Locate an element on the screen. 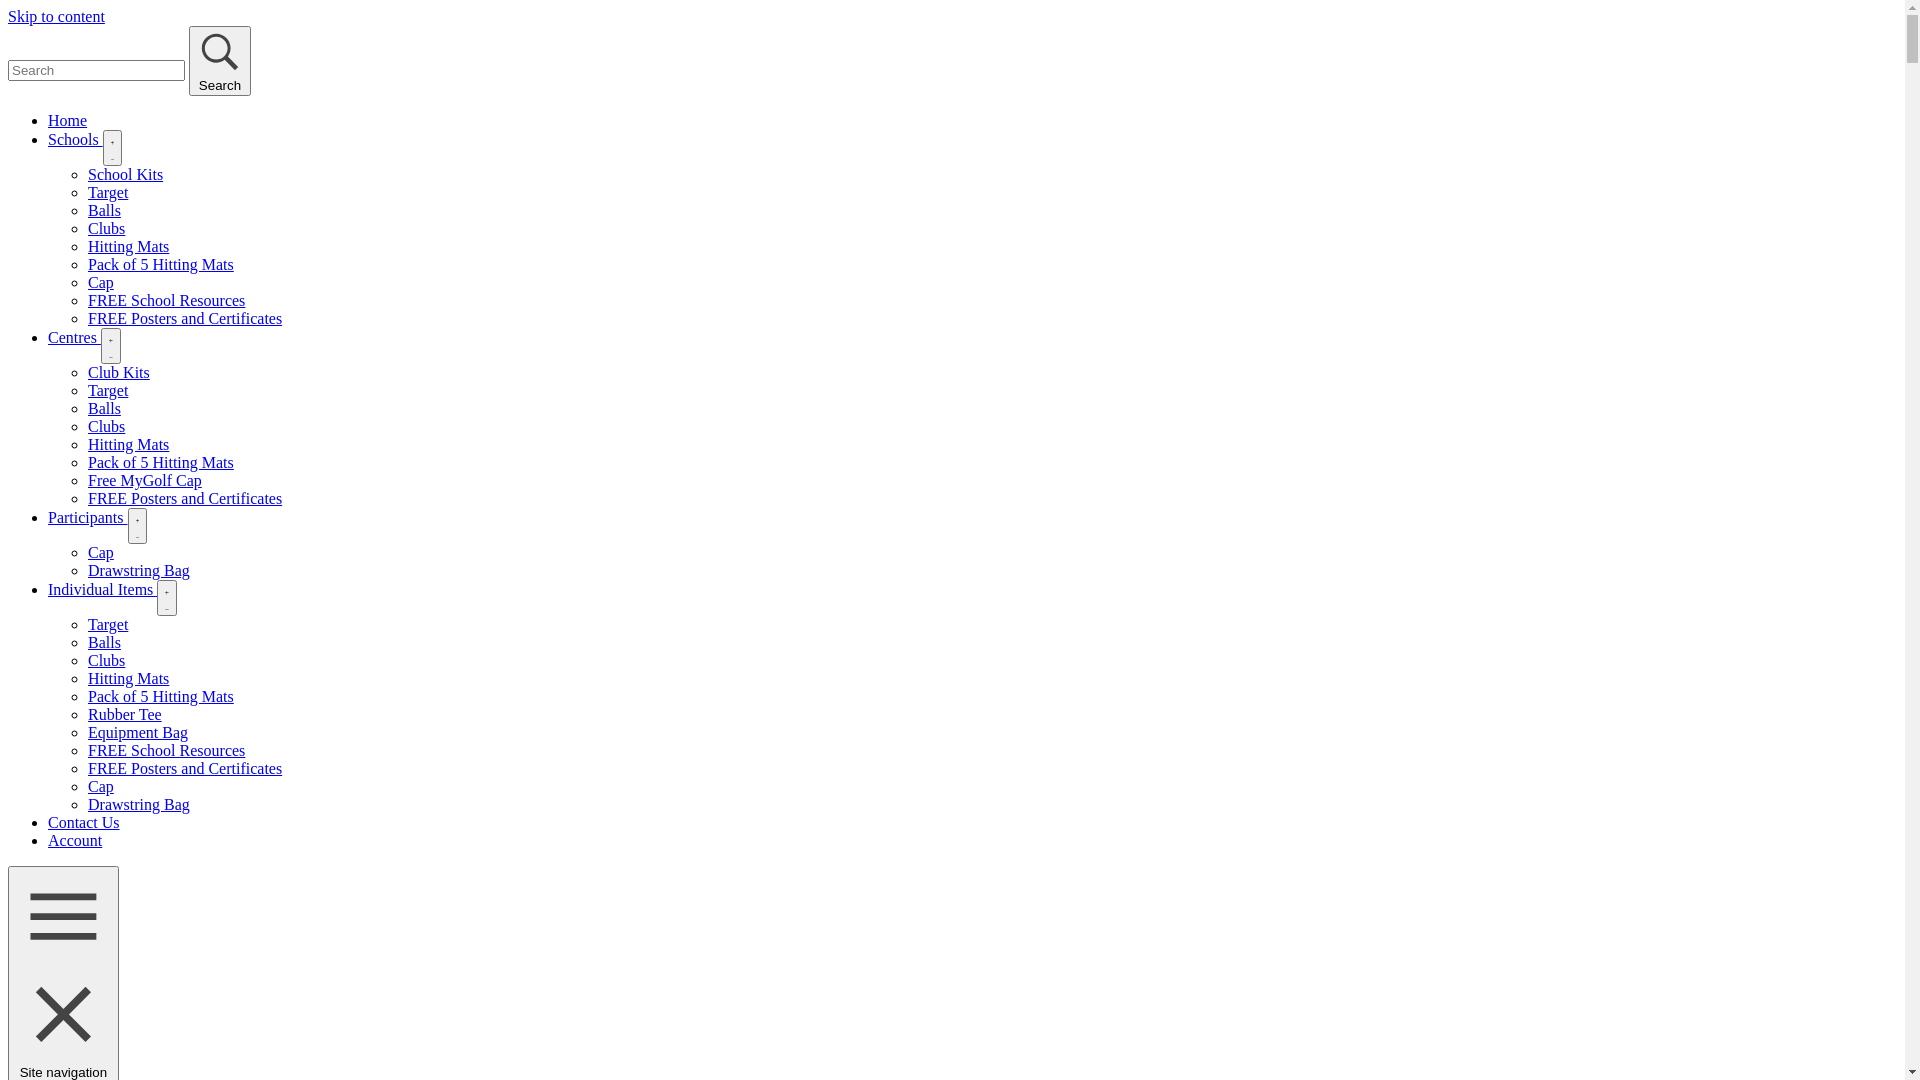 This screenshot has width=1920, height=1080. 'Skip to content' is located at coordinates (56, 16).